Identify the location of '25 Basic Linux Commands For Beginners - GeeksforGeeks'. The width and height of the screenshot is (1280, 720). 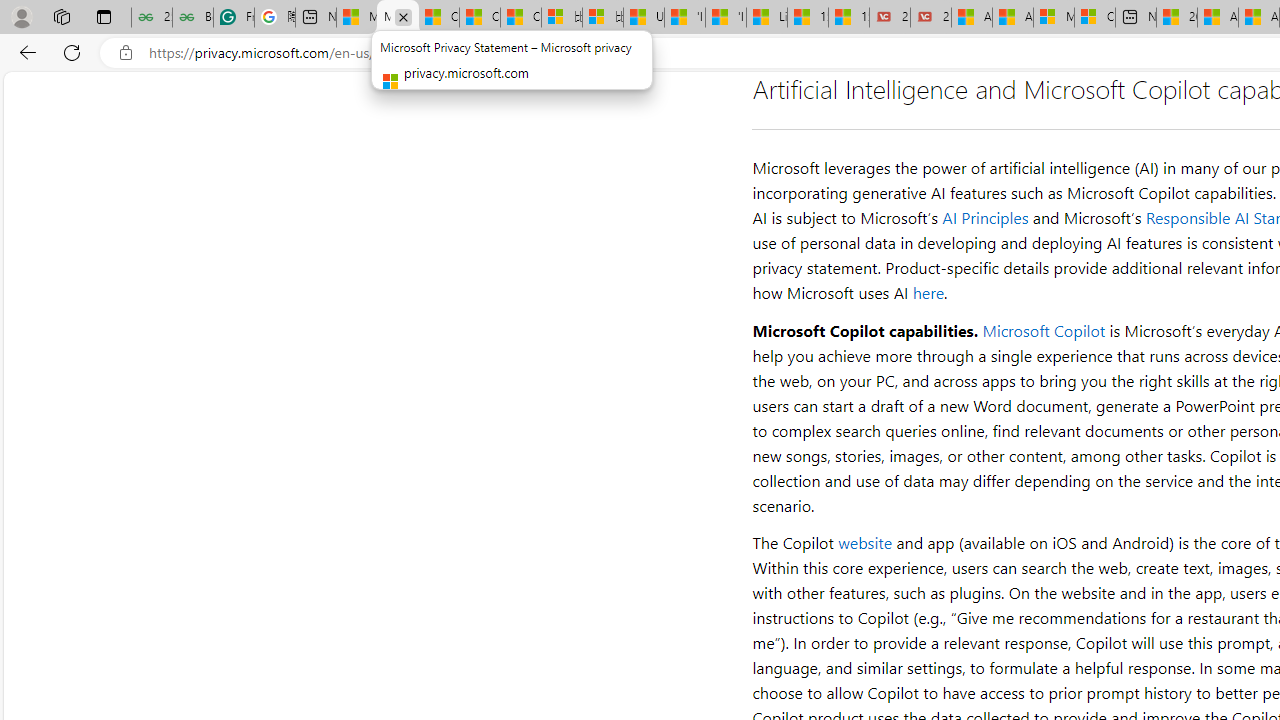
(150, 17).